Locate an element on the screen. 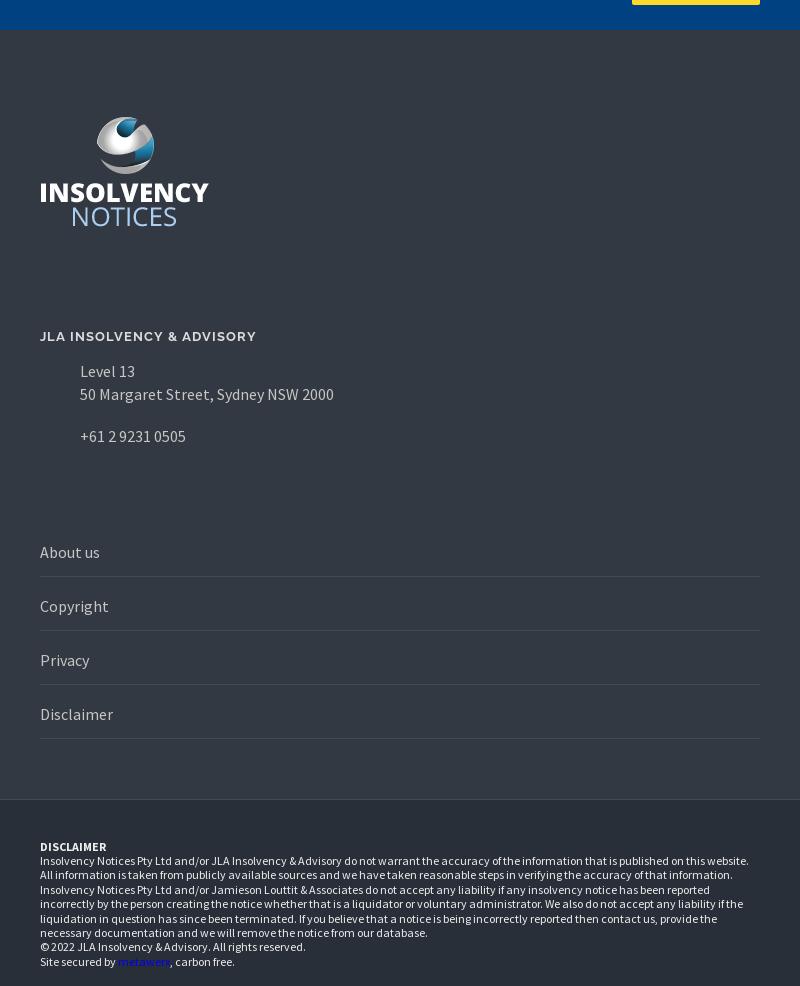 This screenshot has height=986, width=800. 'Insolvency Notices Pty Ltd and/or JLA Insolvency & Advisory do not warrant the accuracy of the information that is published on this website. All information is taken from publicly available sources and we have taken reasonable steps in verifying the accuracy of that information. Insolvency Notices Pty Ltd and/or Jamieson Louttit & Associates do not accept any liability if any insolvency notice has been reported incorrectly by the person creating the notice whether that is a liquidator or voluntary administrator. We also do not accept any liability if the liquidation in question has since been terminated. If you believe that a notice is being incorrectly reported then contact us, provide the necessary documentation and we will remove the notice from our database.' is located at coordinates (393, 894).